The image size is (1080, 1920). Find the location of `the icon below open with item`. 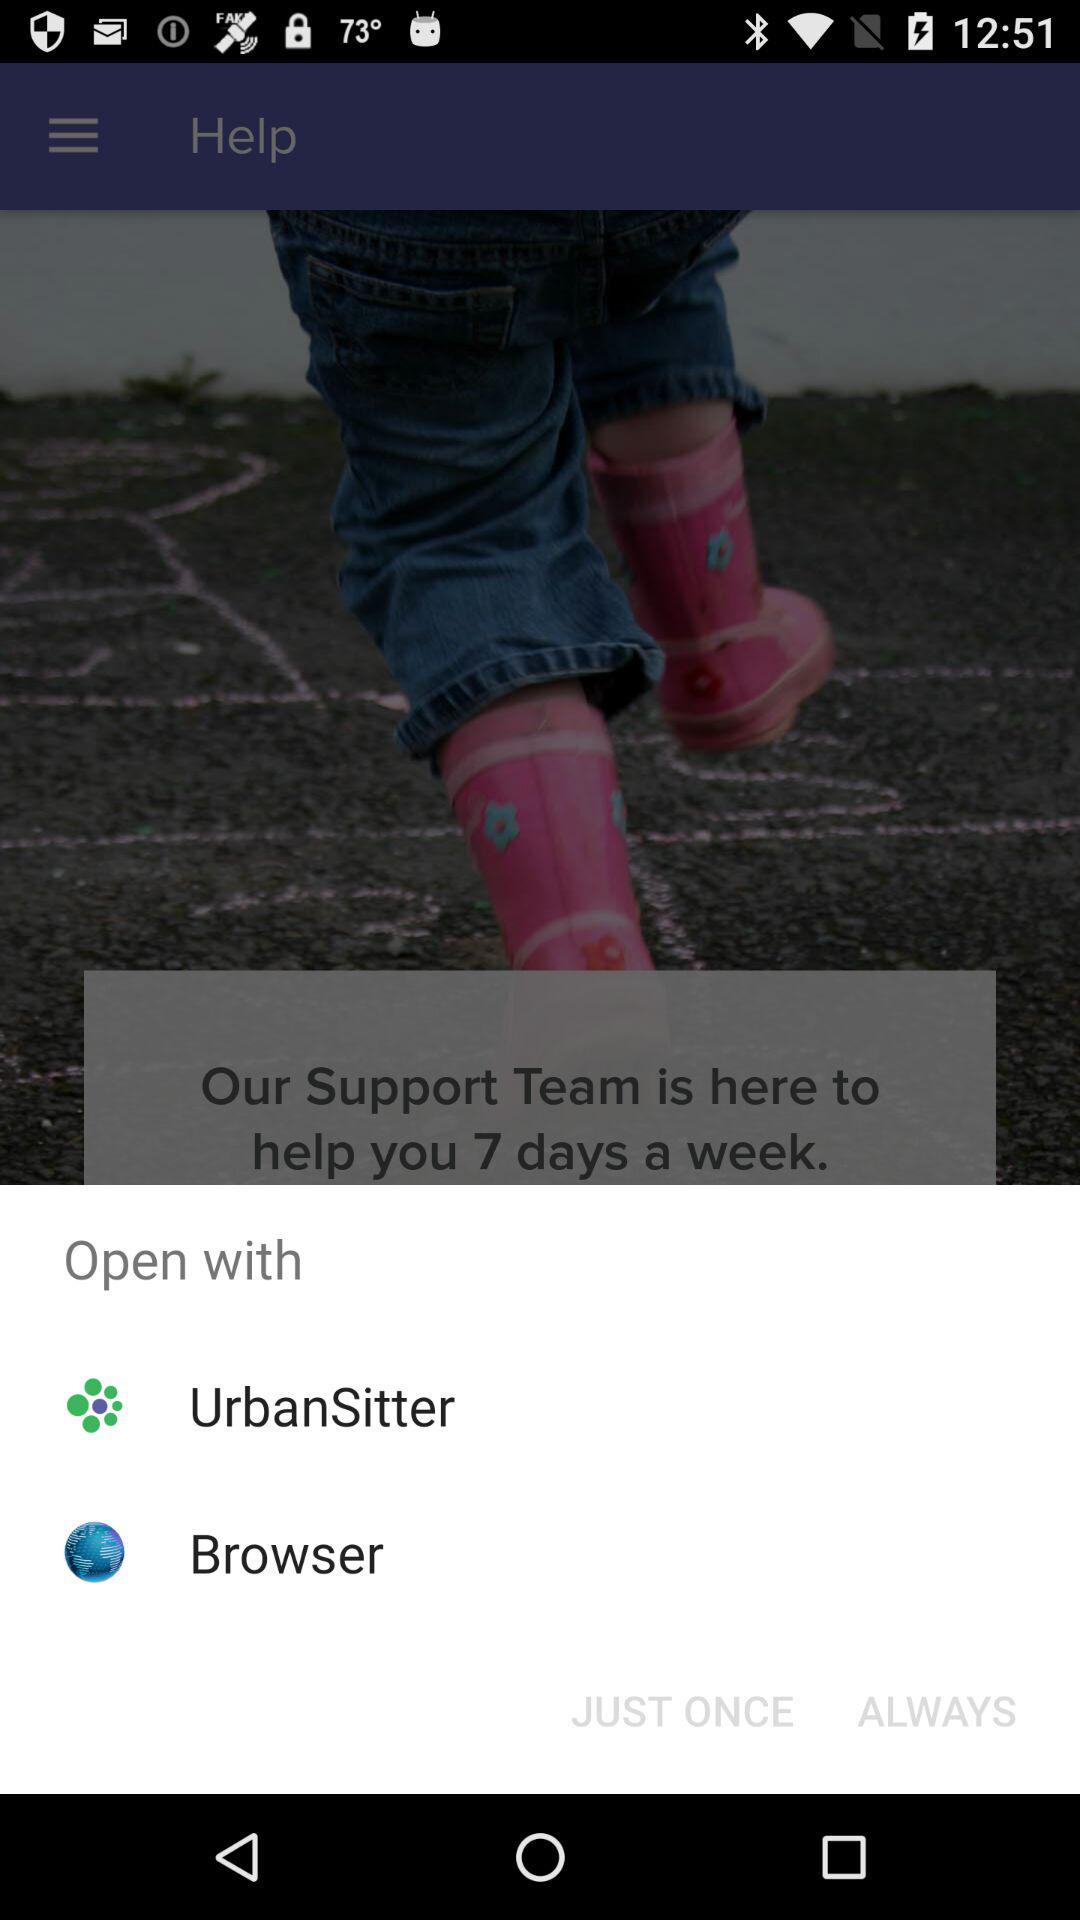

the icon below open with item is located at coordinates (937, 1708).